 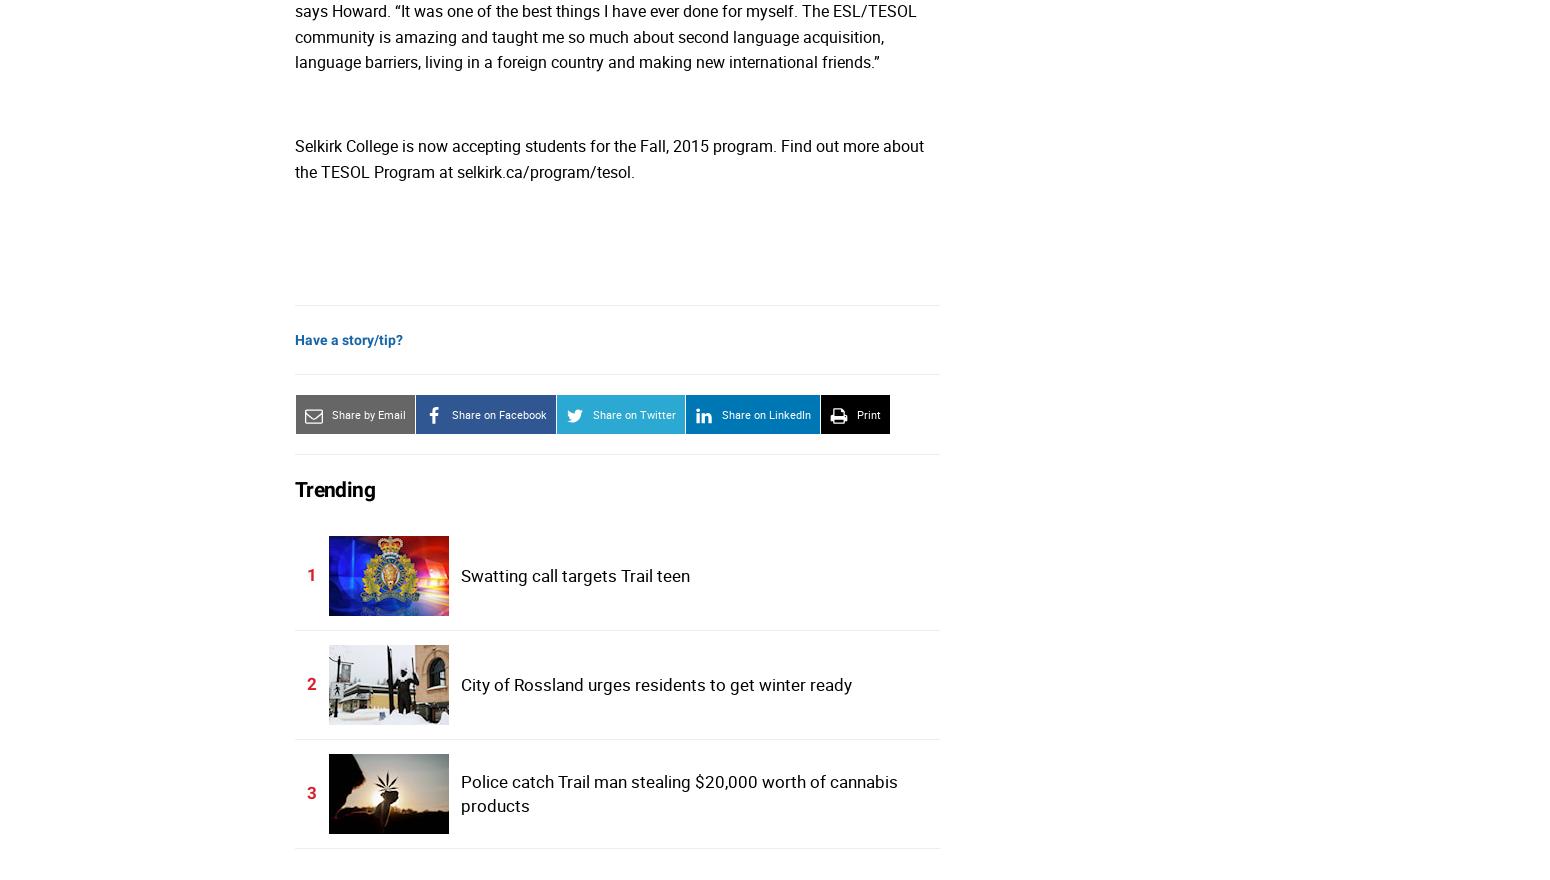 What do you see at coordinates (333, 489) in the screenshot?
I see `'Trending'` at bounding box center [333, 489].